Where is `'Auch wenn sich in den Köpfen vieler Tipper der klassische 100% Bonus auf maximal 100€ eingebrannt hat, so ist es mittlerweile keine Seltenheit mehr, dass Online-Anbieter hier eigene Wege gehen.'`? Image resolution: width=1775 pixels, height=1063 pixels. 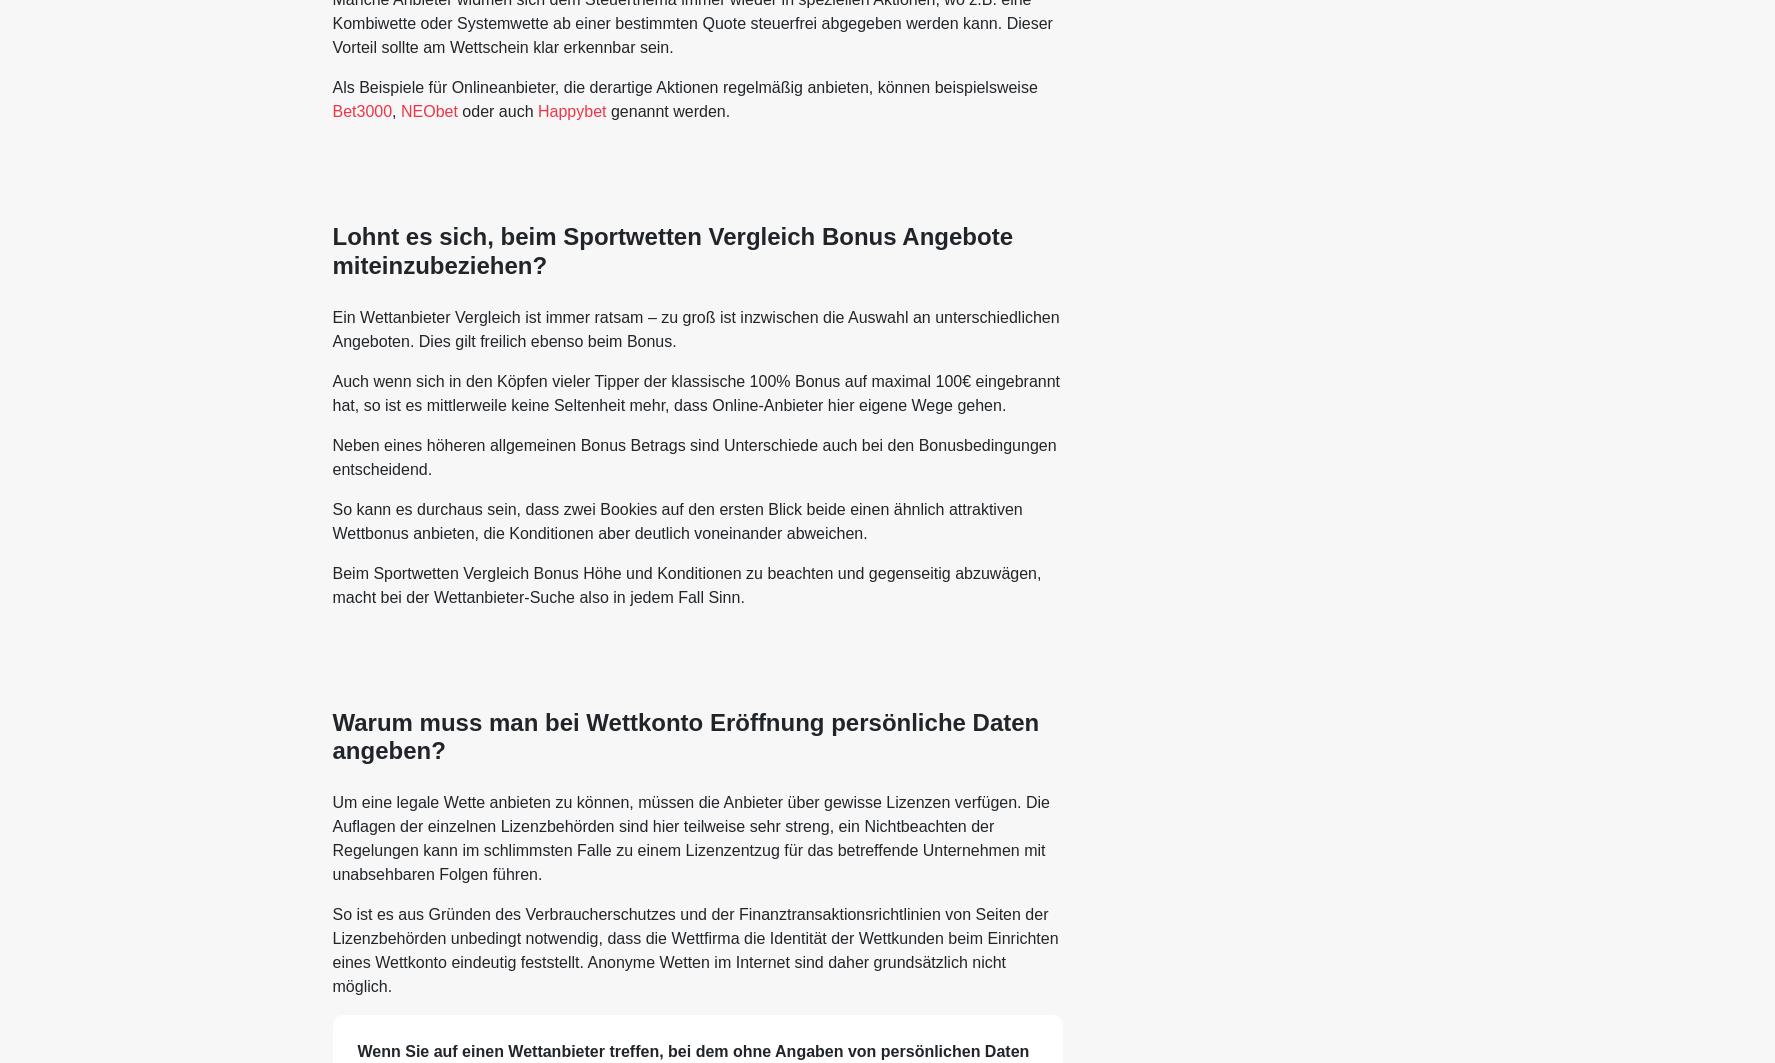
'Auch wenn sich in den Köpfen vieler Tipper der klassische 100% Bonus auf maximal 100€ eingebrannt hat, so ist es mittlerweile keine Seltenheit mehr, dass Online-Anbieter hier eigene Wege gehen.' is located at coordinates (694, 392).